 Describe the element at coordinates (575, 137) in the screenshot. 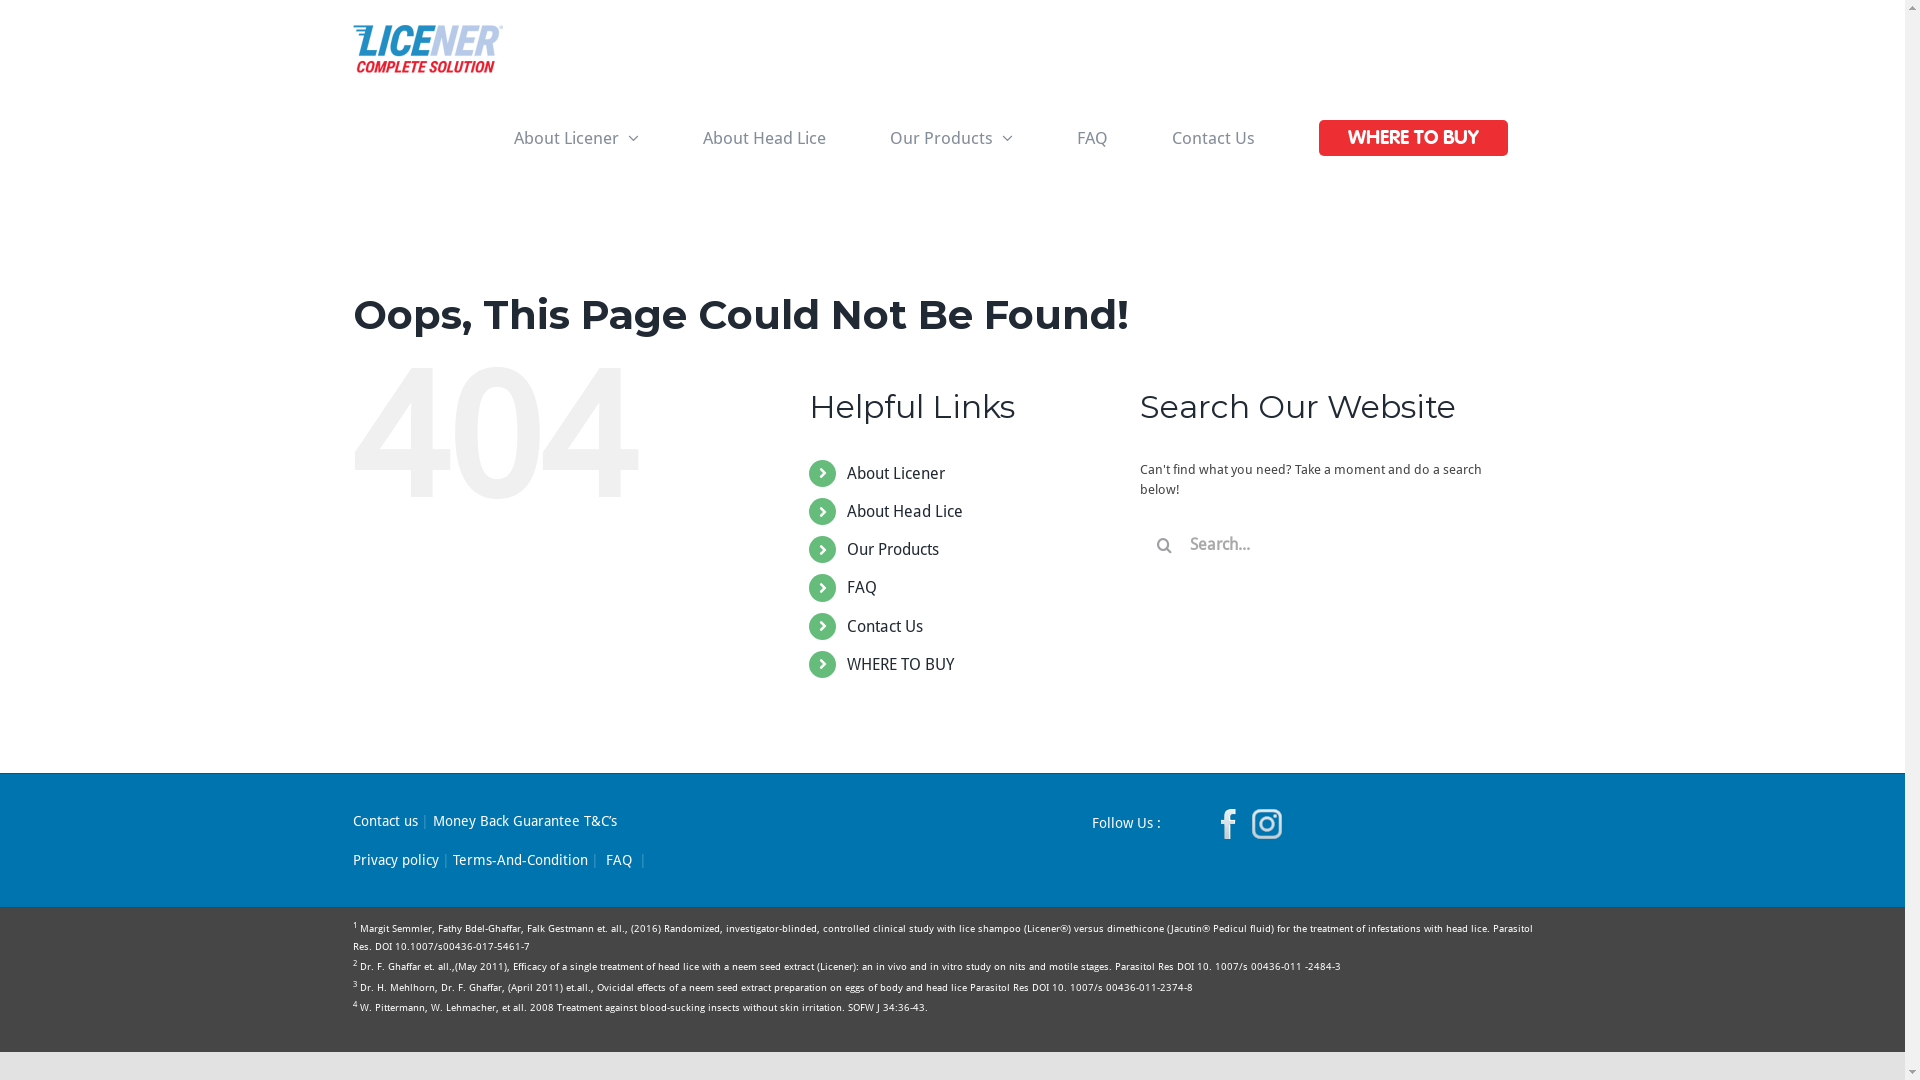

I see `'About Licener'` at that location.